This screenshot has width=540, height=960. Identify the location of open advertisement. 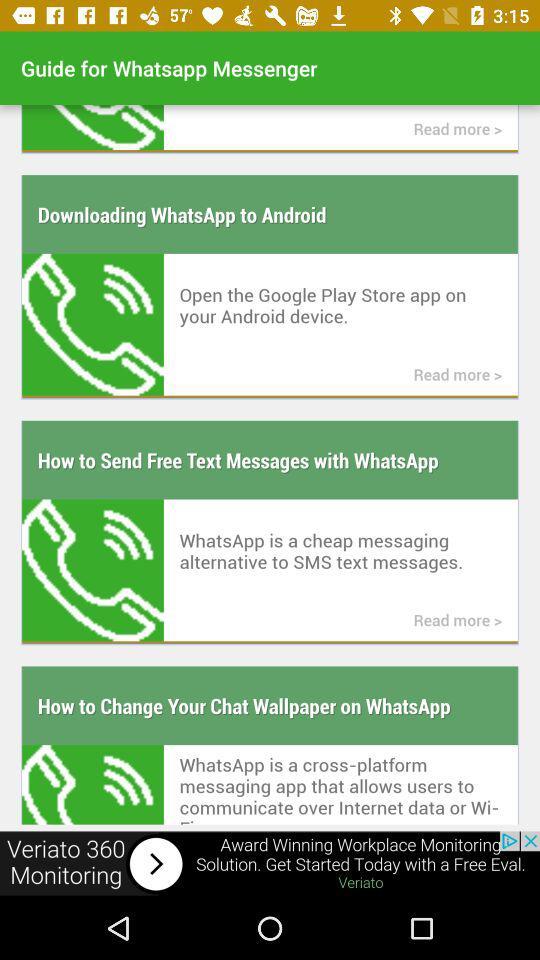
(270, 863).